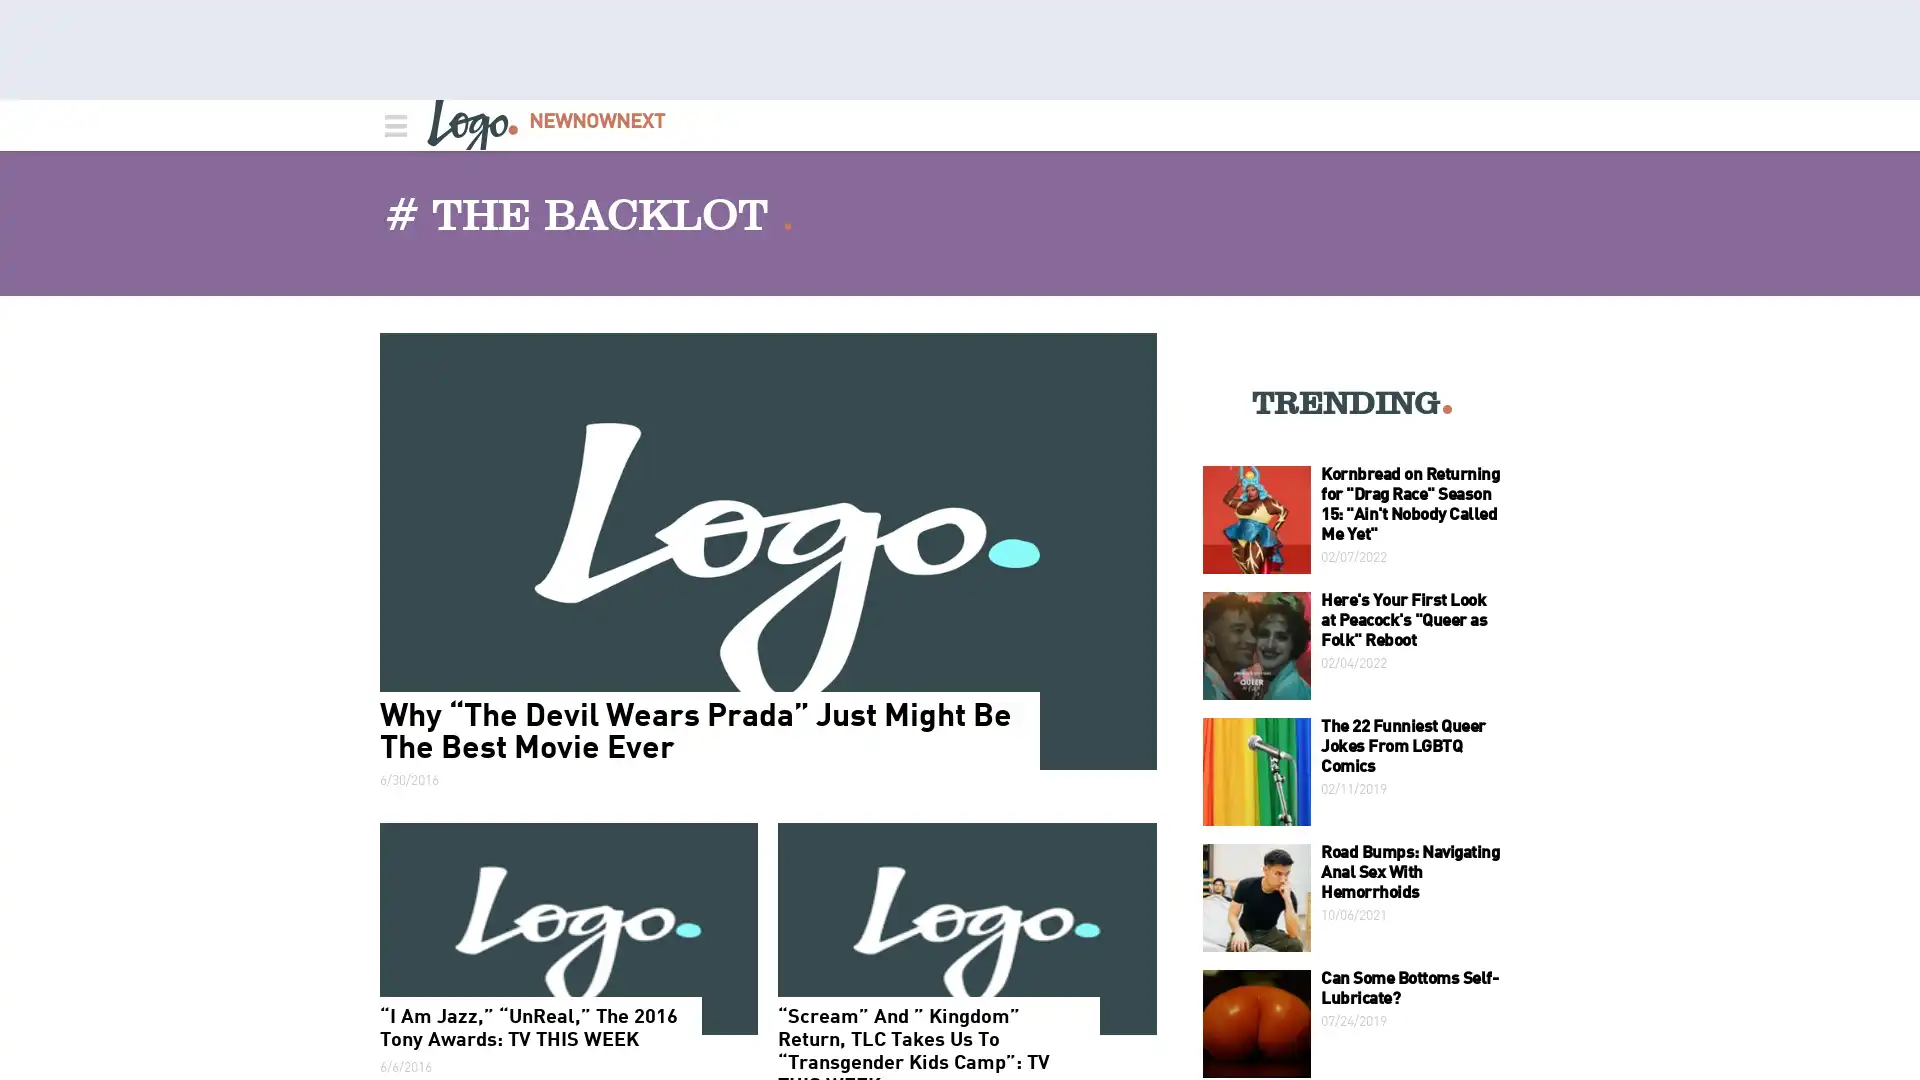 This screenshot has width=1920, height=1080. Describe the element at coordinates (393, 124) in the screenshot. I see `Open main navigation` at that location.